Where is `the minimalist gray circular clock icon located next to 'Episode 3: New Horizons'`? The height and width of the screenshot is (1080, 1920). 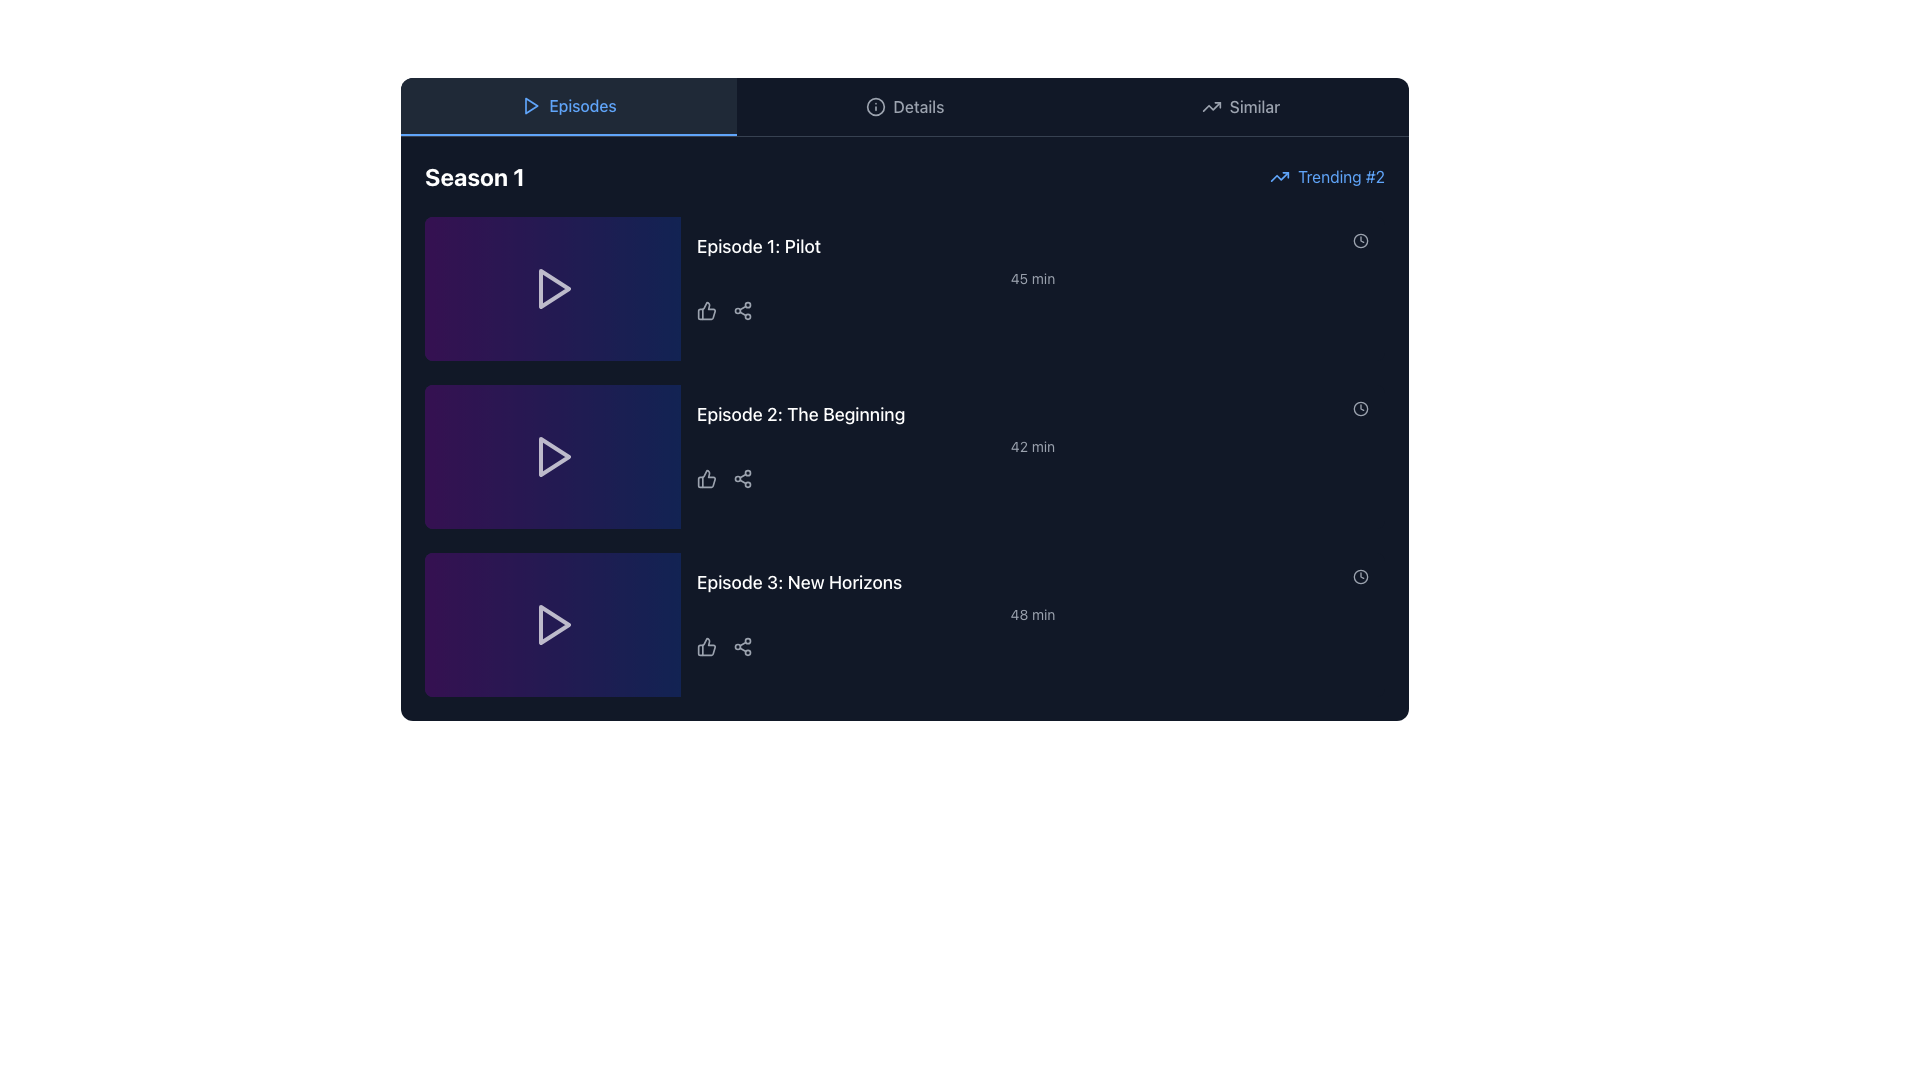
the minimalist gray circular clock icon located next to 'Episode 3: New Horizons' is located at coordinates (1360, 577).